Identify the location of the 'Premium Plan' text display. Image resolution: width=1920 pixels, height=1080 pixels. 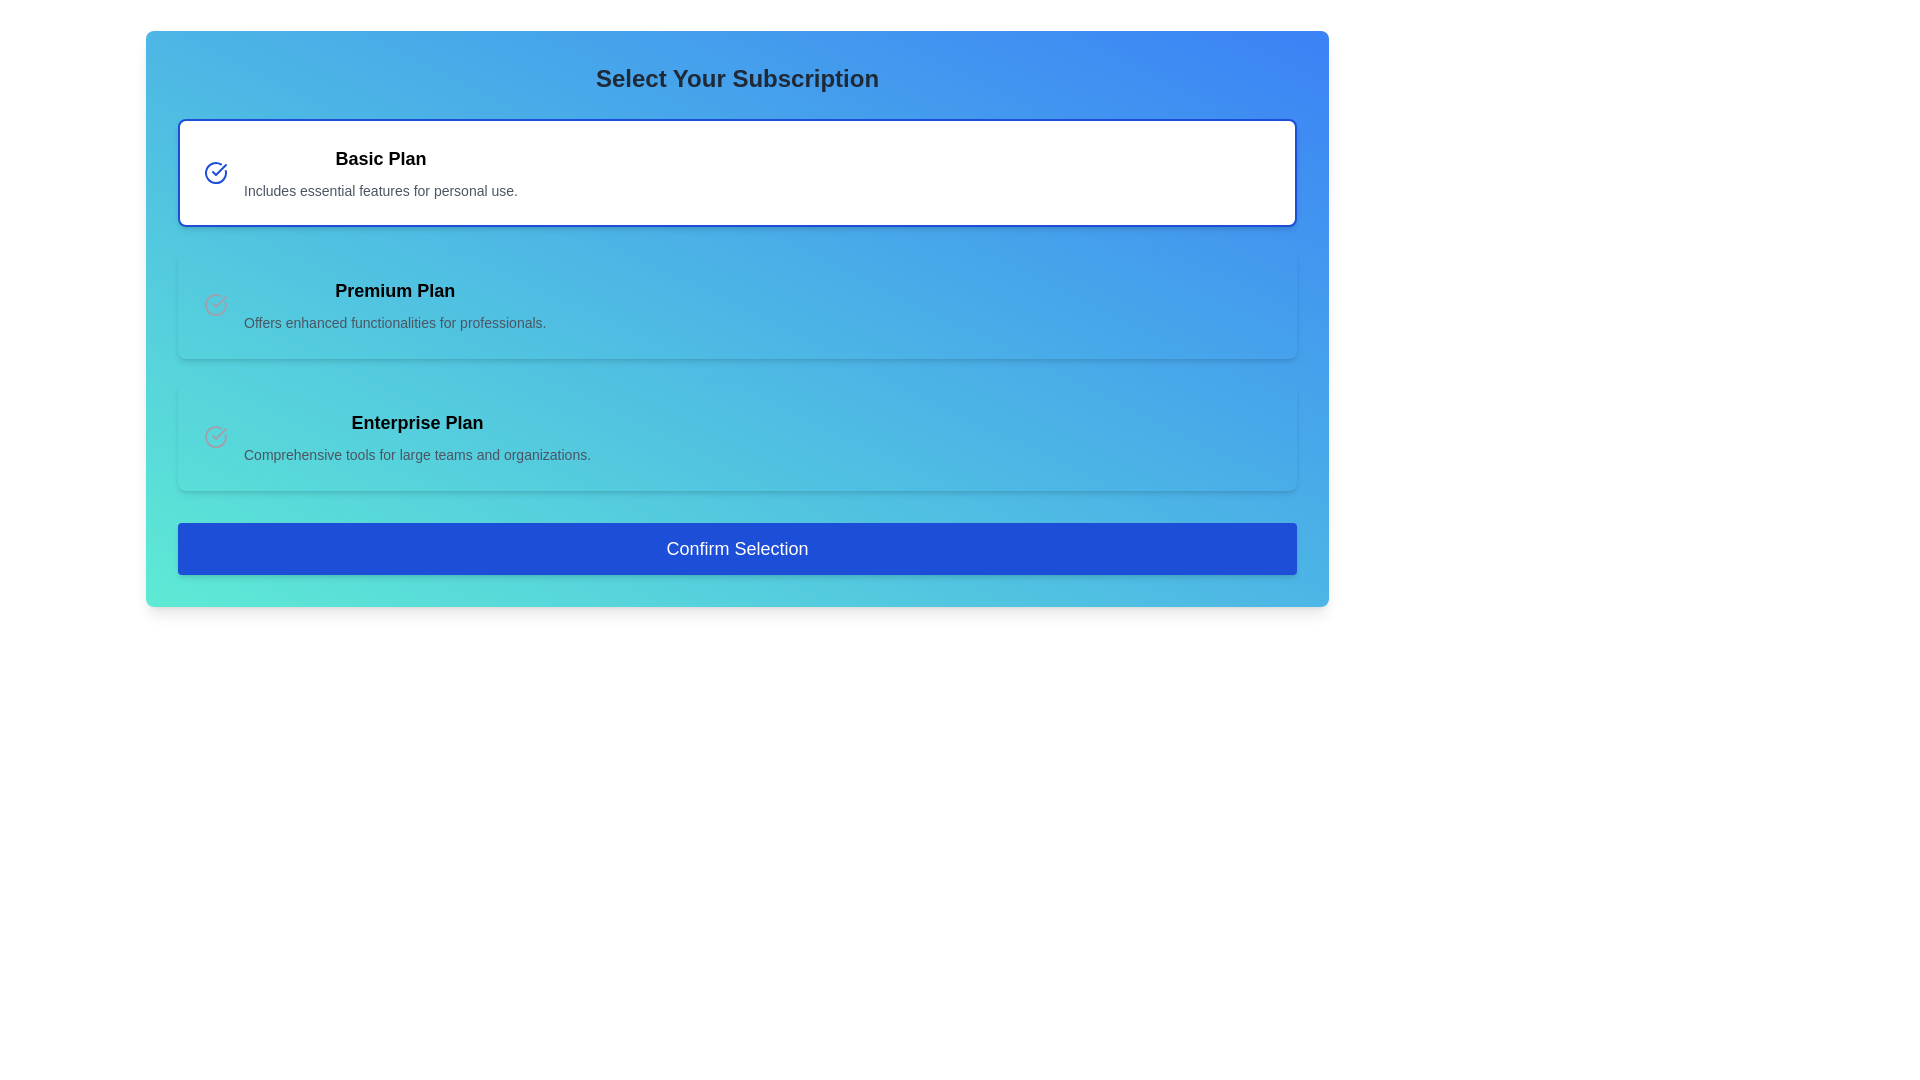
(395, 304).